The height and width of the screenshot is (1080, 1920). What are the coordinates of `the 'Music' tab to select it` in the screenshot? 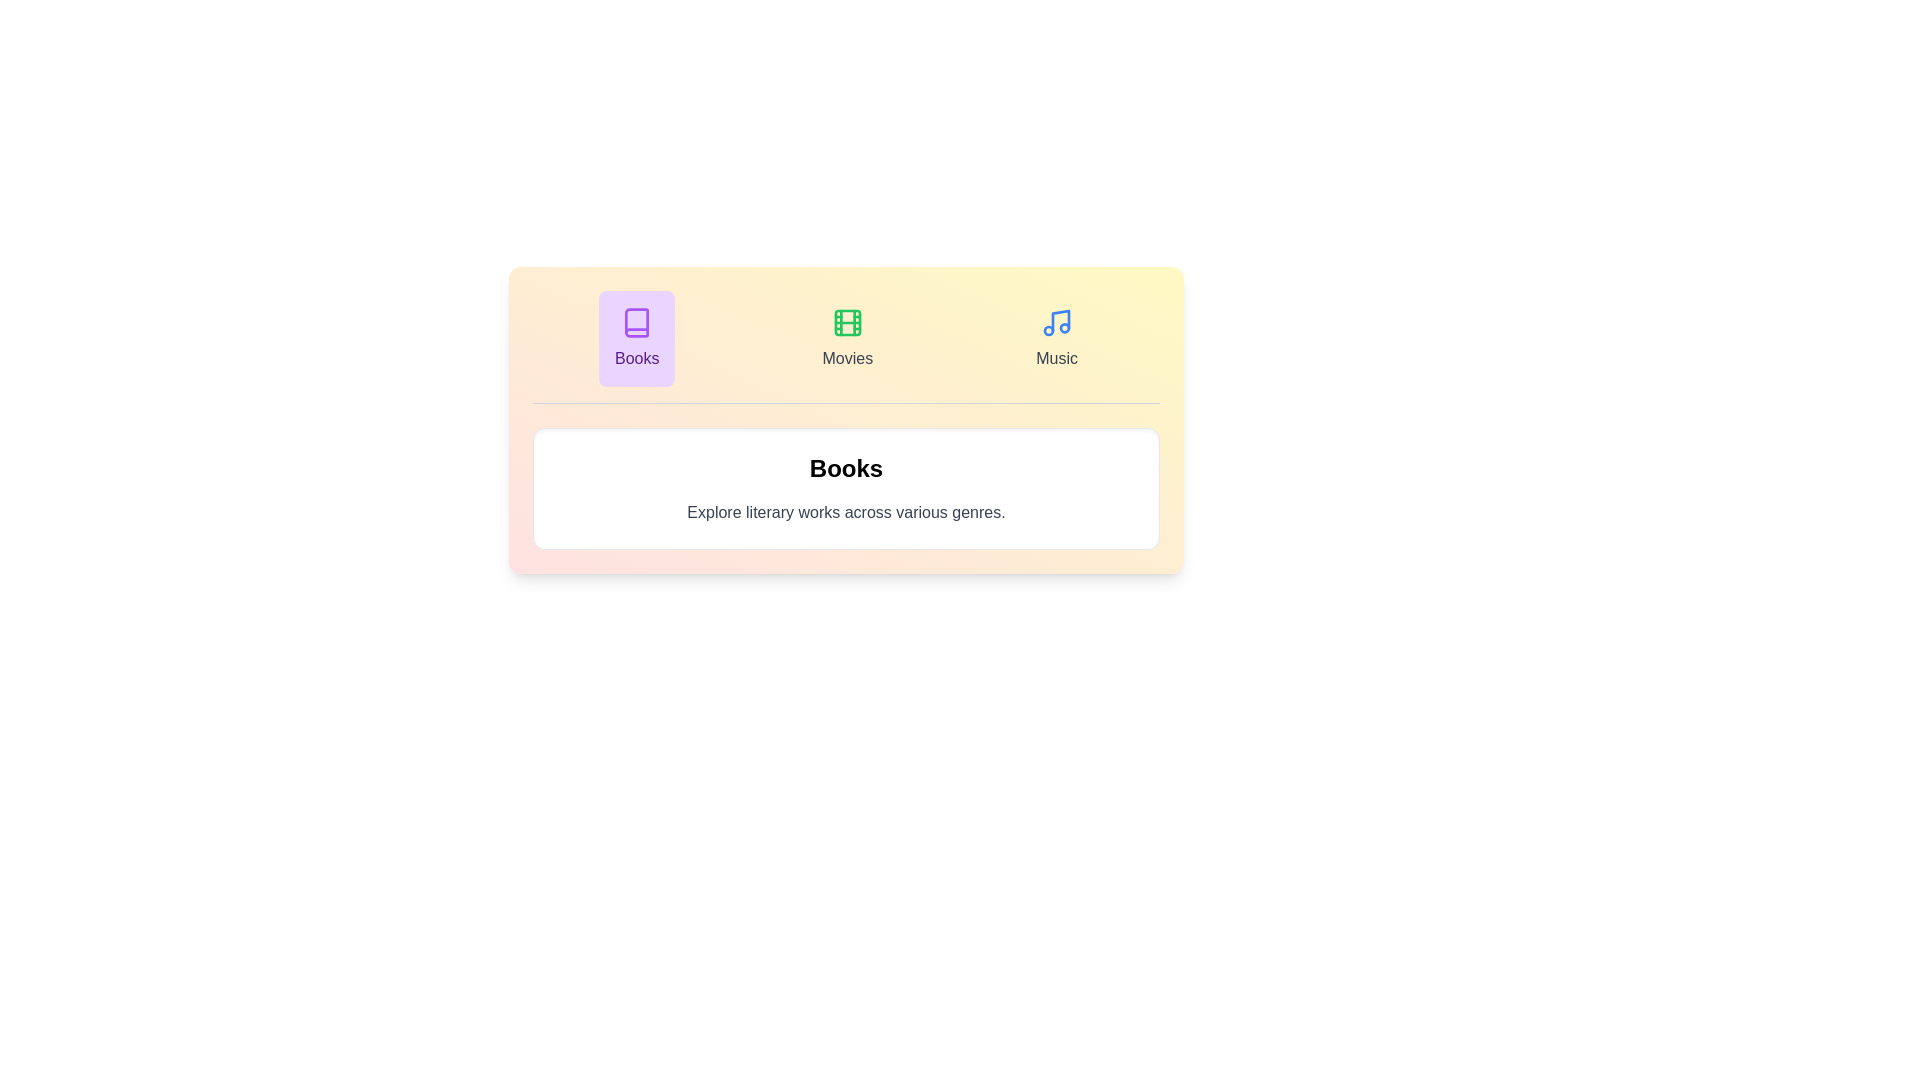 It's located at (1055, 338).